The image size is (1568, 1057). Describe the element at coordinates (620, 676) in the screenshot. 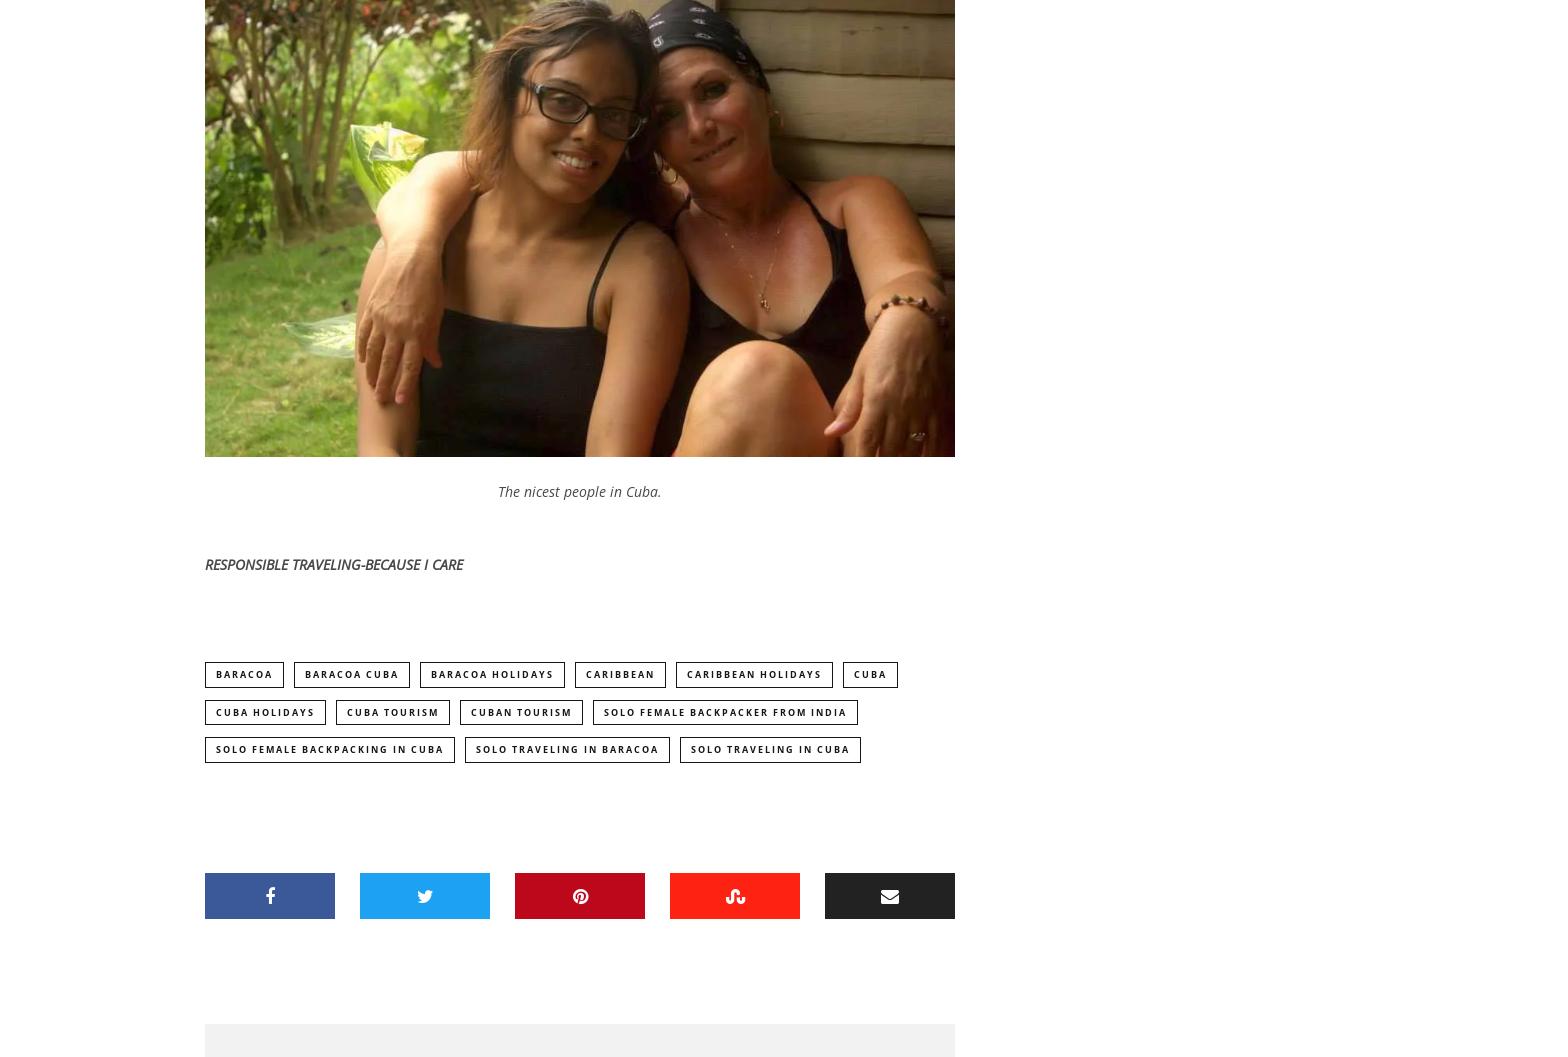

I see `'Caribbean'` at that location.